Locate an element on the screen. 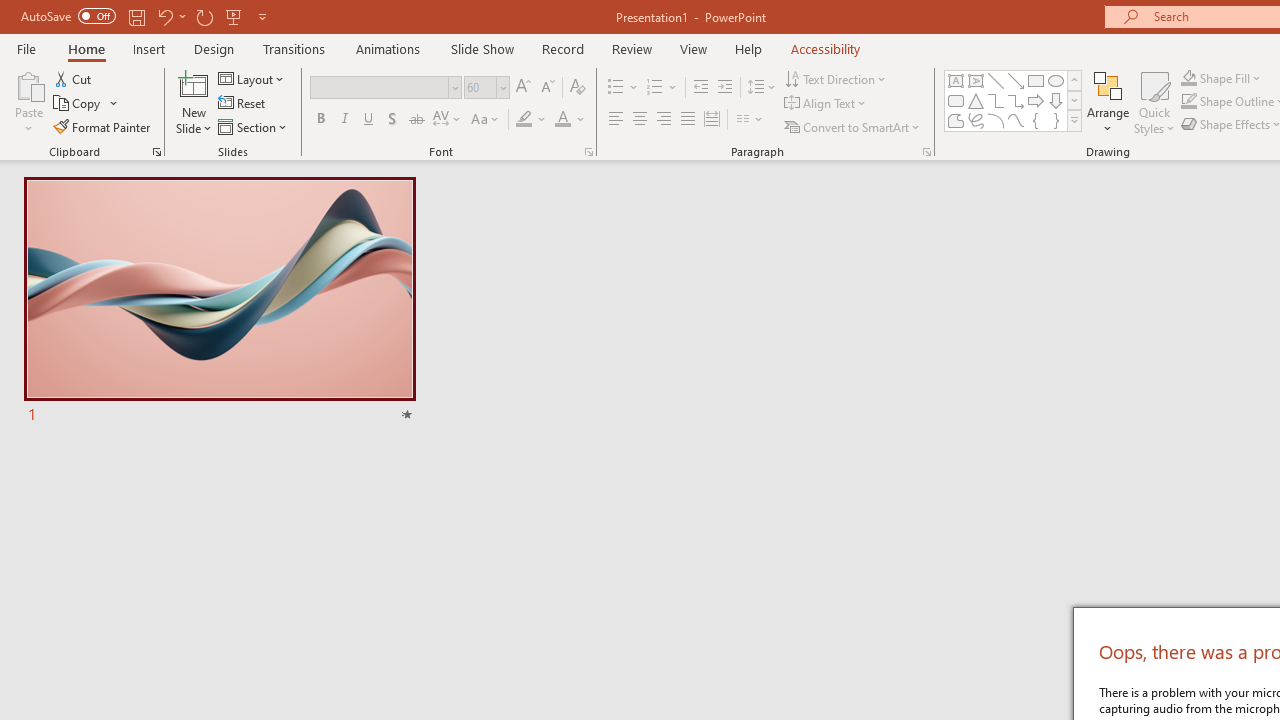  'Align Right' is located at coordinates (663, 119).